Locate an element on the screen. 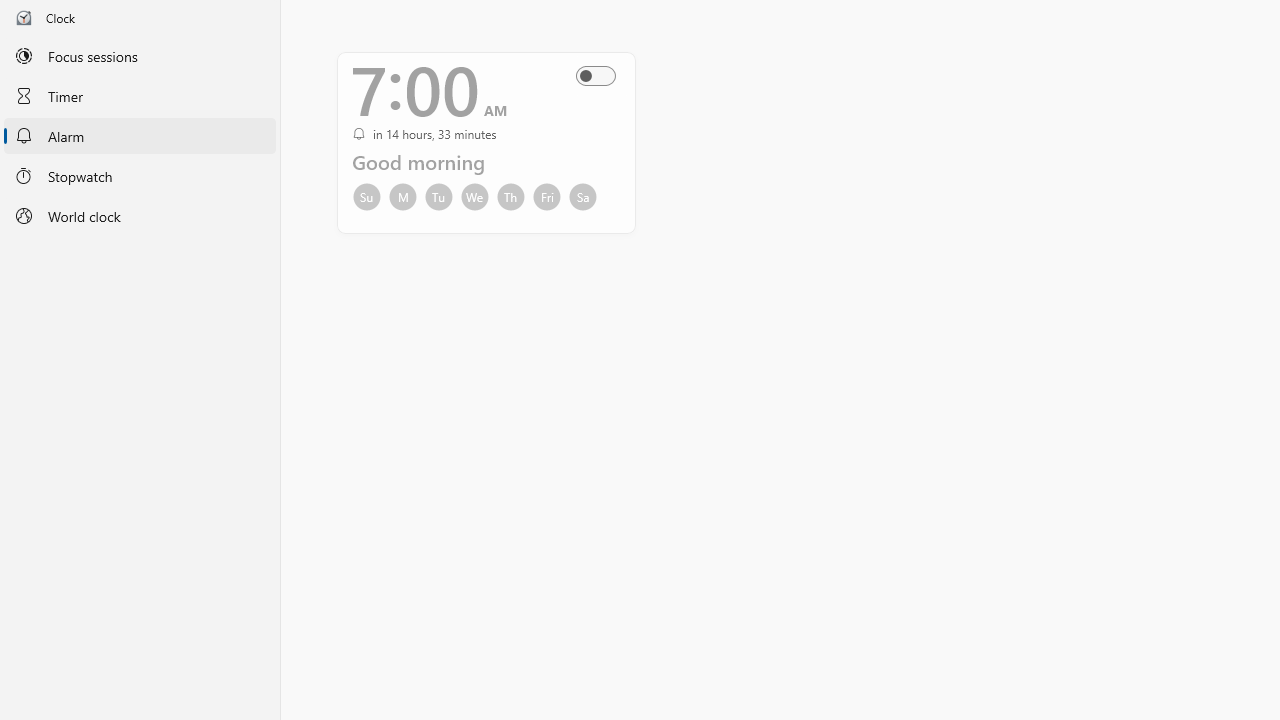 The height and width of the screenshot is (720, 1280). 'Timer' is located at coordinates (139, 95).